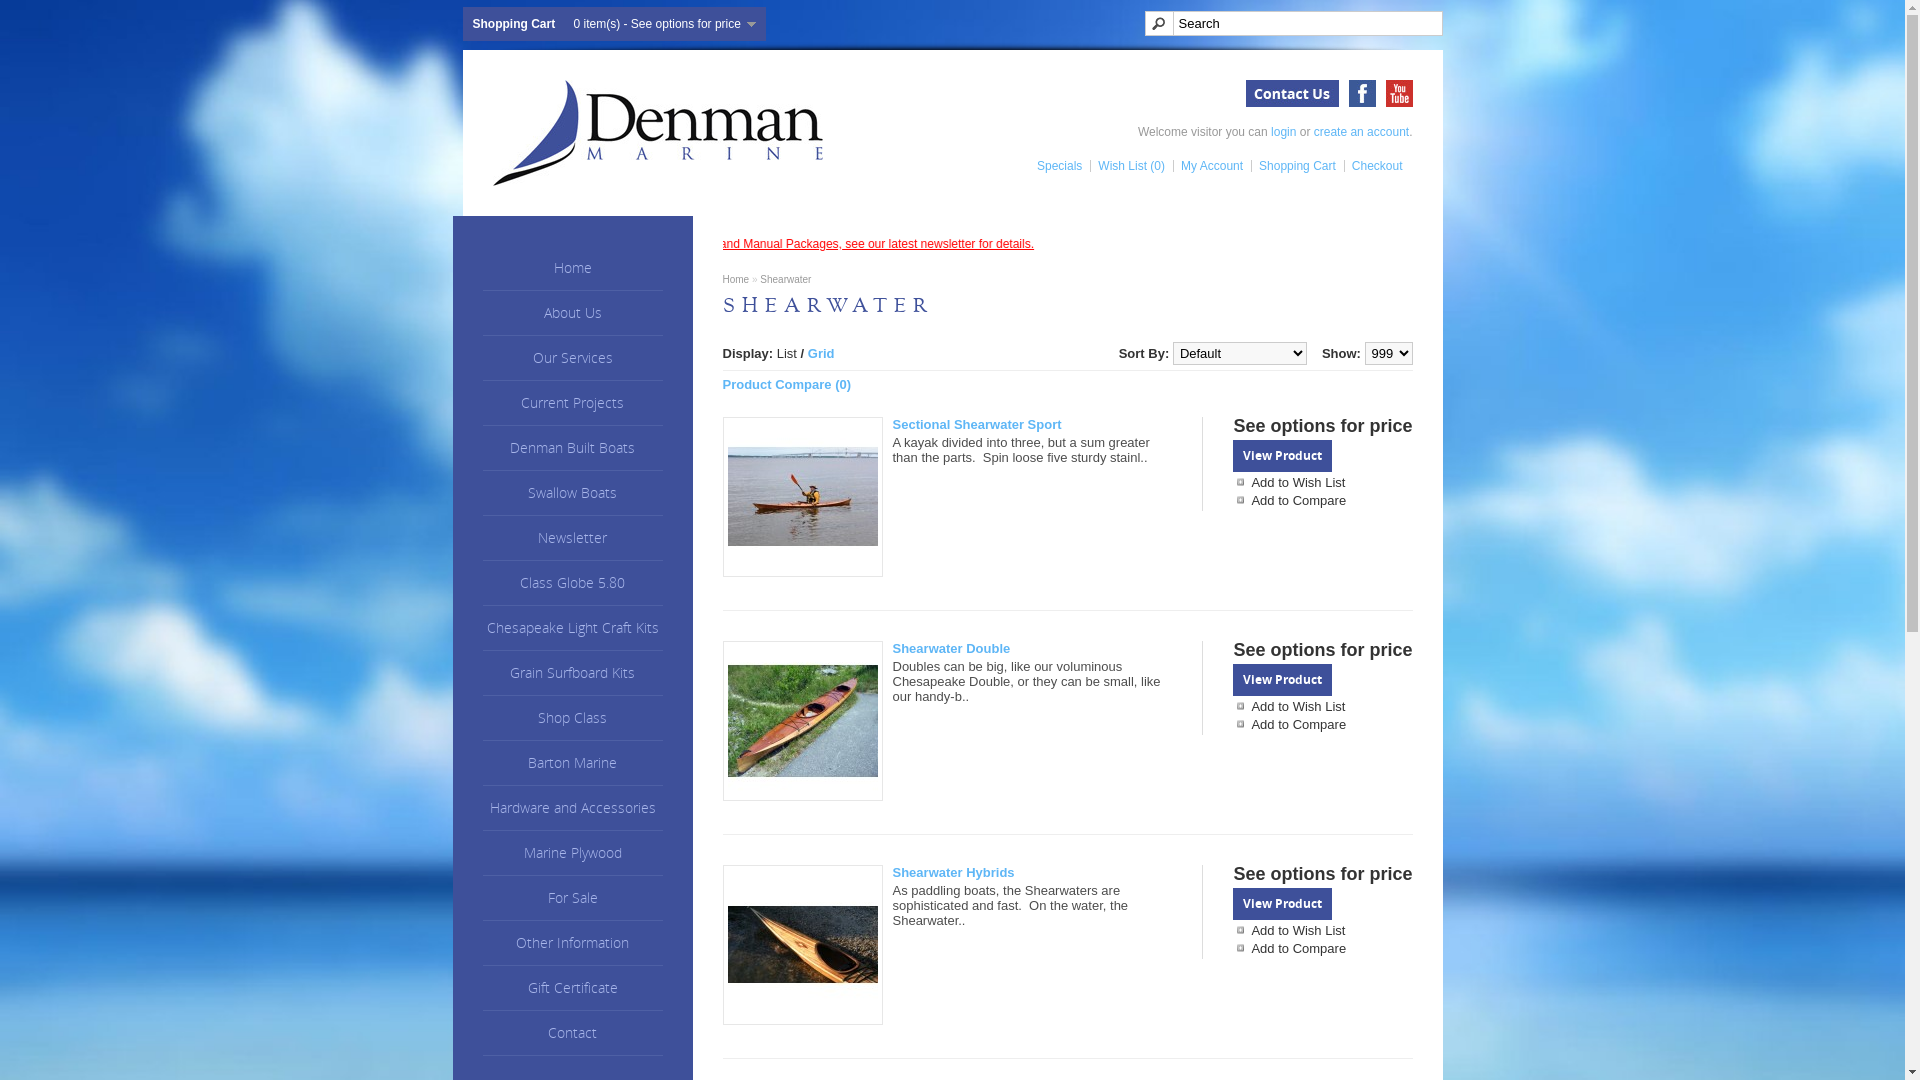  Describe the element at coordinates (1232, 947) in the screenshot. I see `'Add to Compare'` at that location.